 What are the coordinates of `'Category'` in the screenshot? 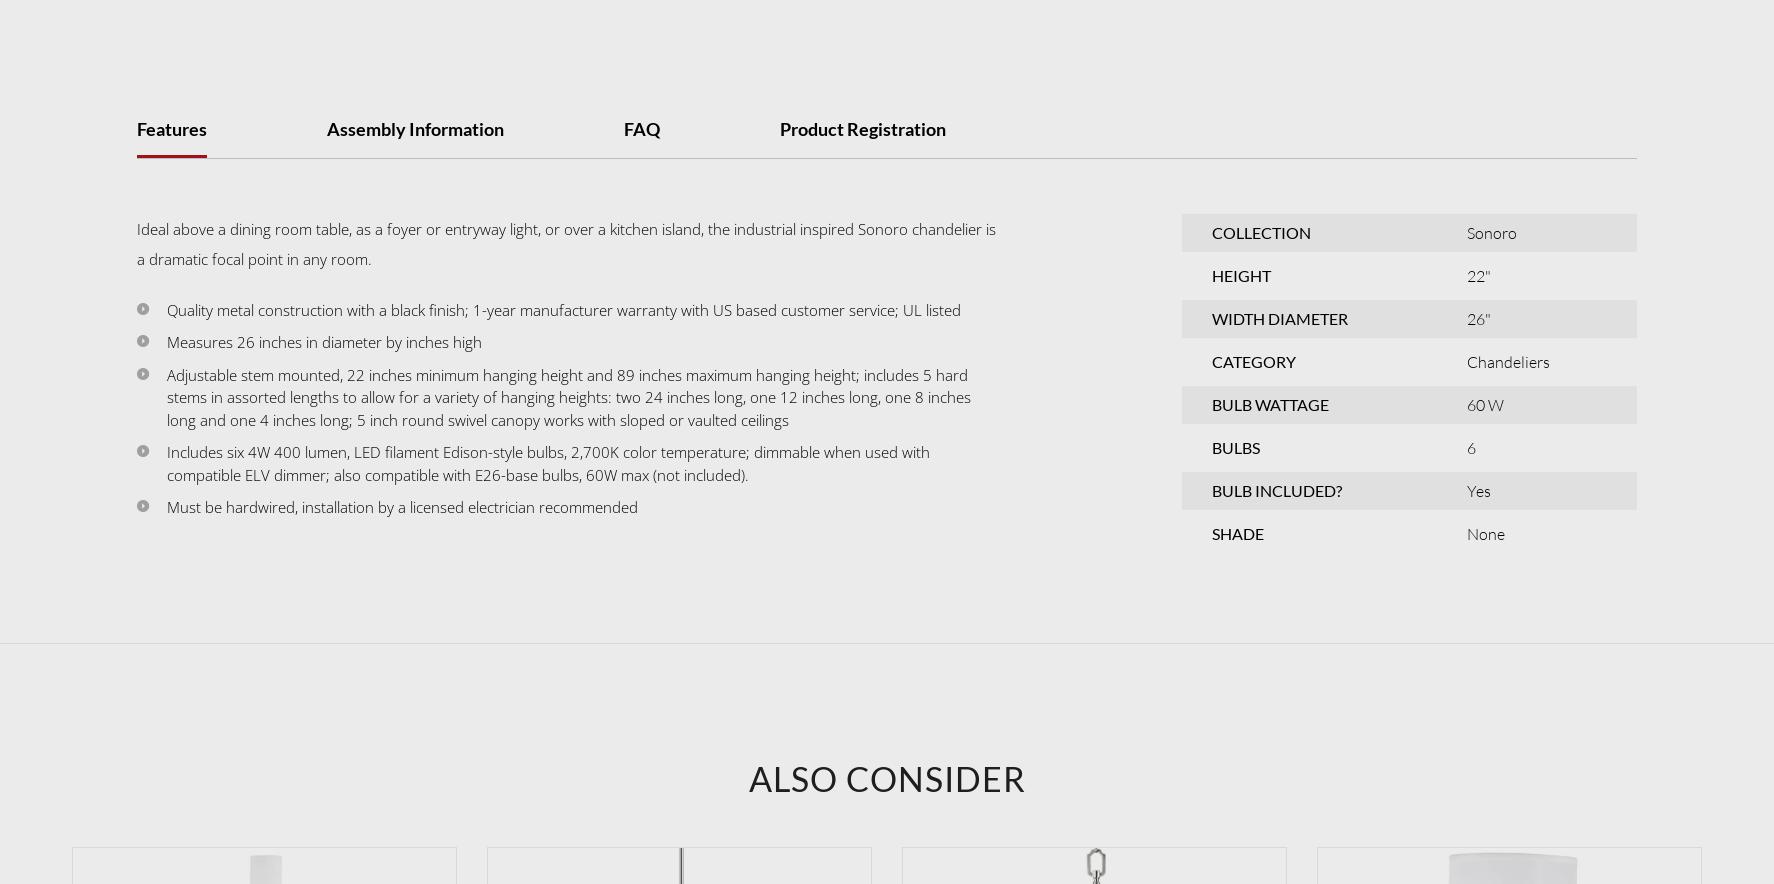 It's located at (1211, 359).